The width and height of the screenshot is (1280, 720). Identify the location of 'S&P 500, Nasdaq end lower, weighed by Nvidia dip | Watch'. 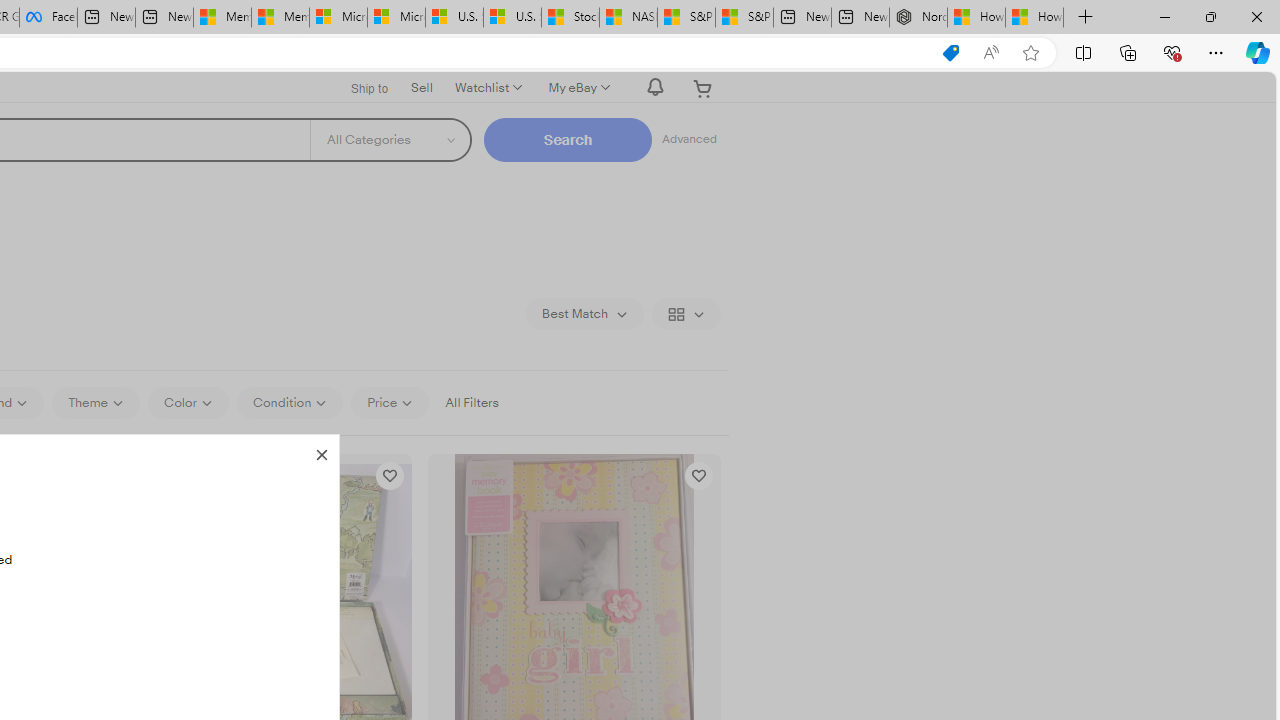
(743, 17).